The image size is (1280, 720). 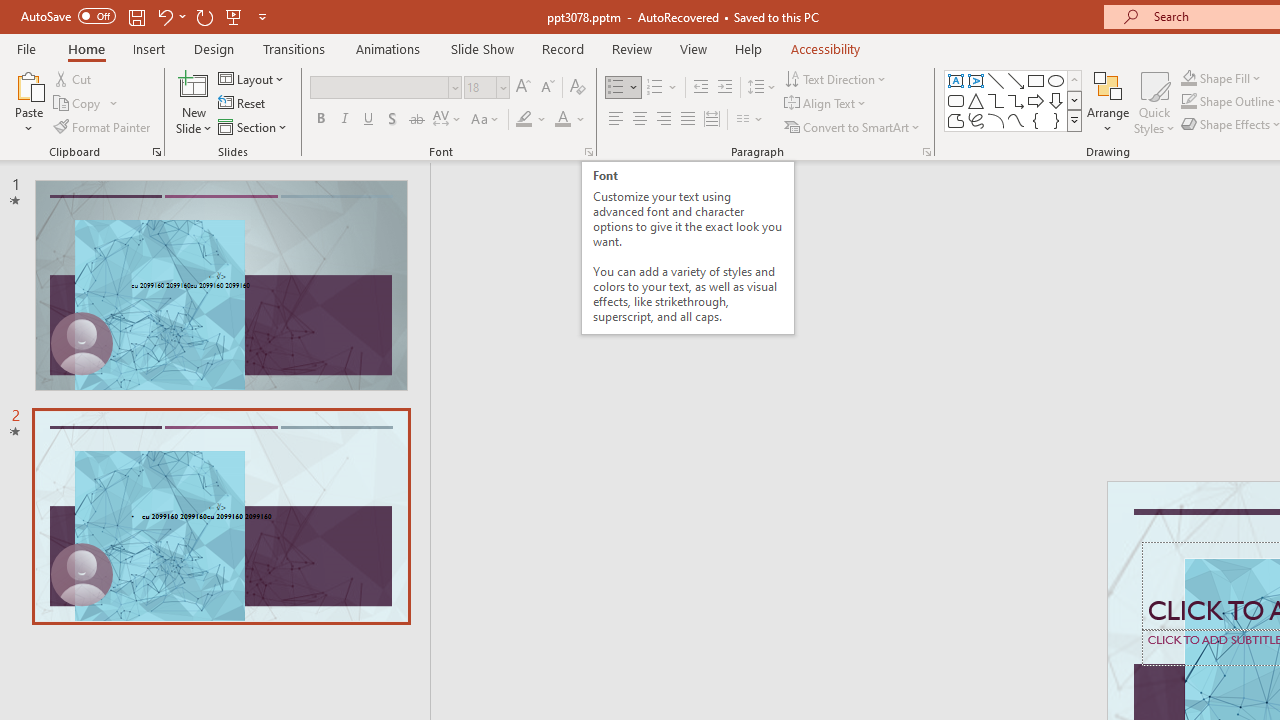 I want to click on 'Undo', so click(x=170, y=16).